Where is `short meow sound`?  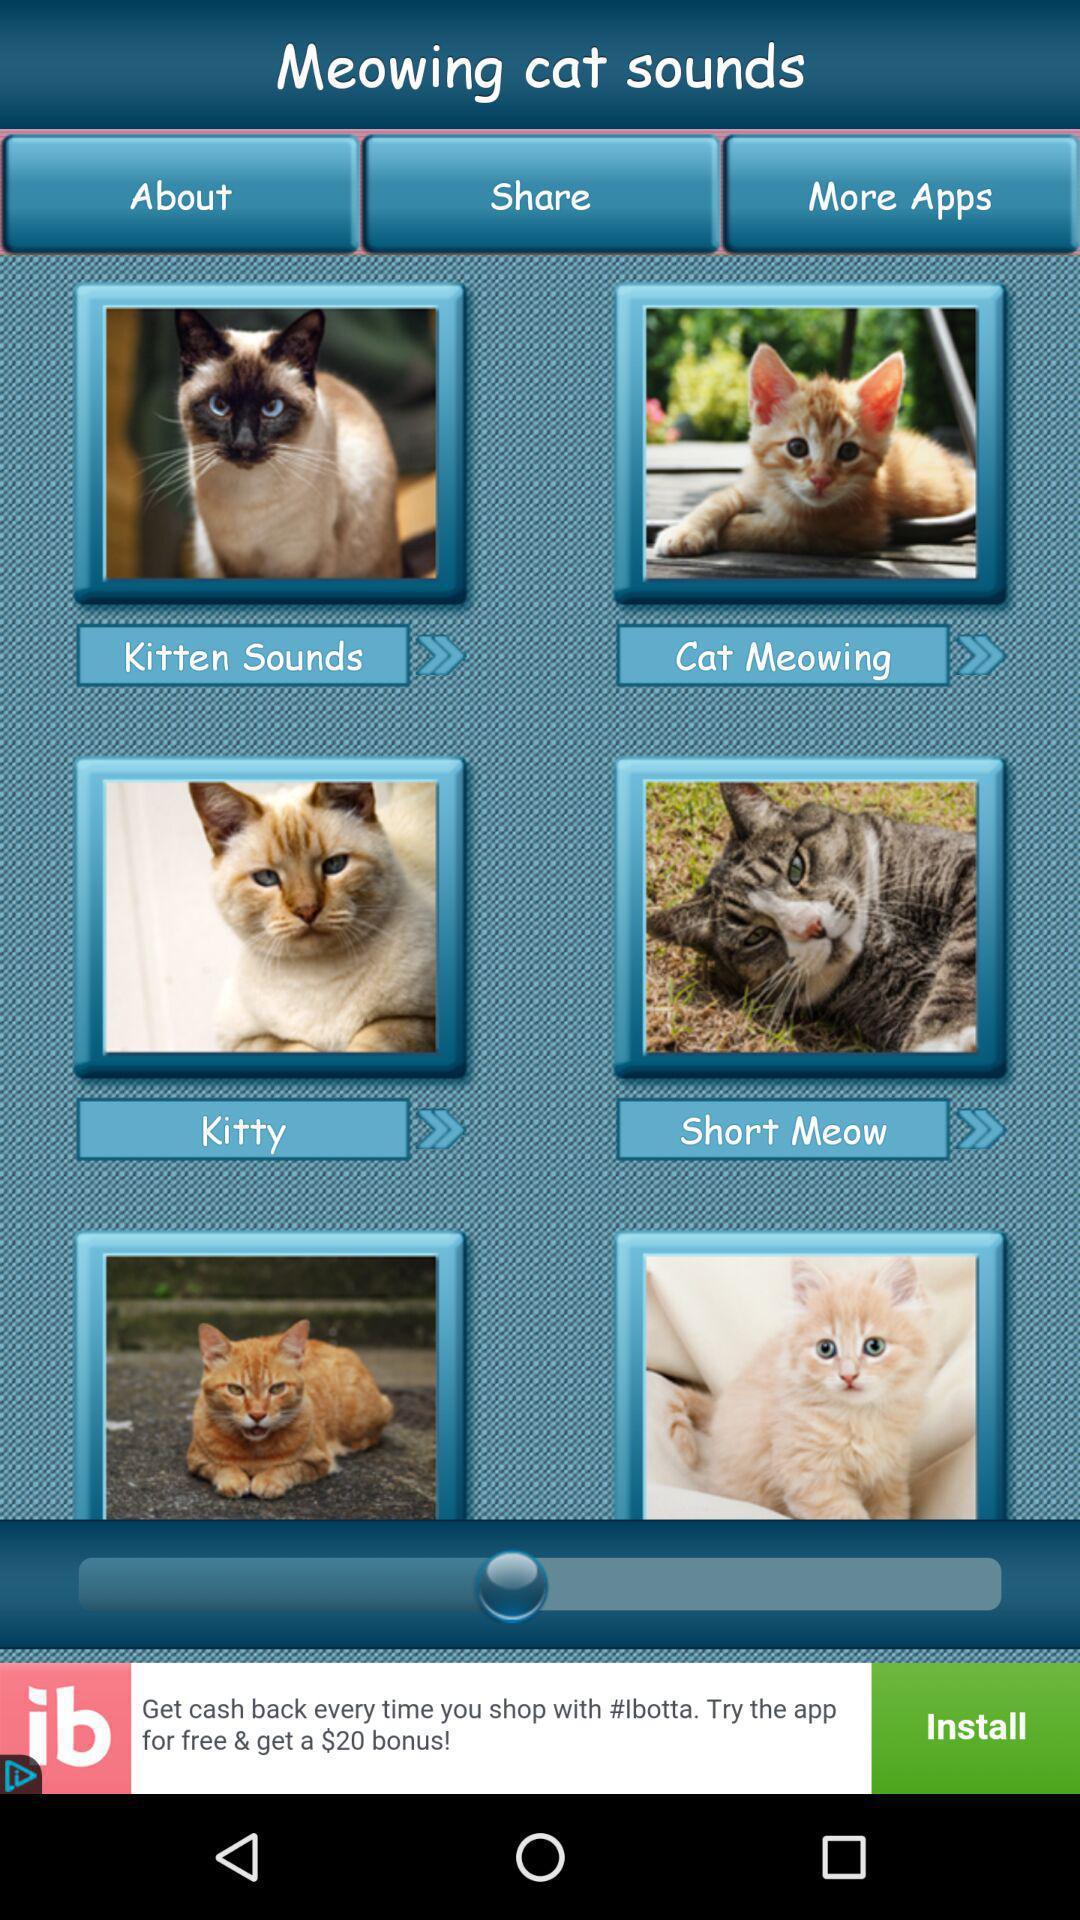
short meow sound is located at coordinates (979, 1128).